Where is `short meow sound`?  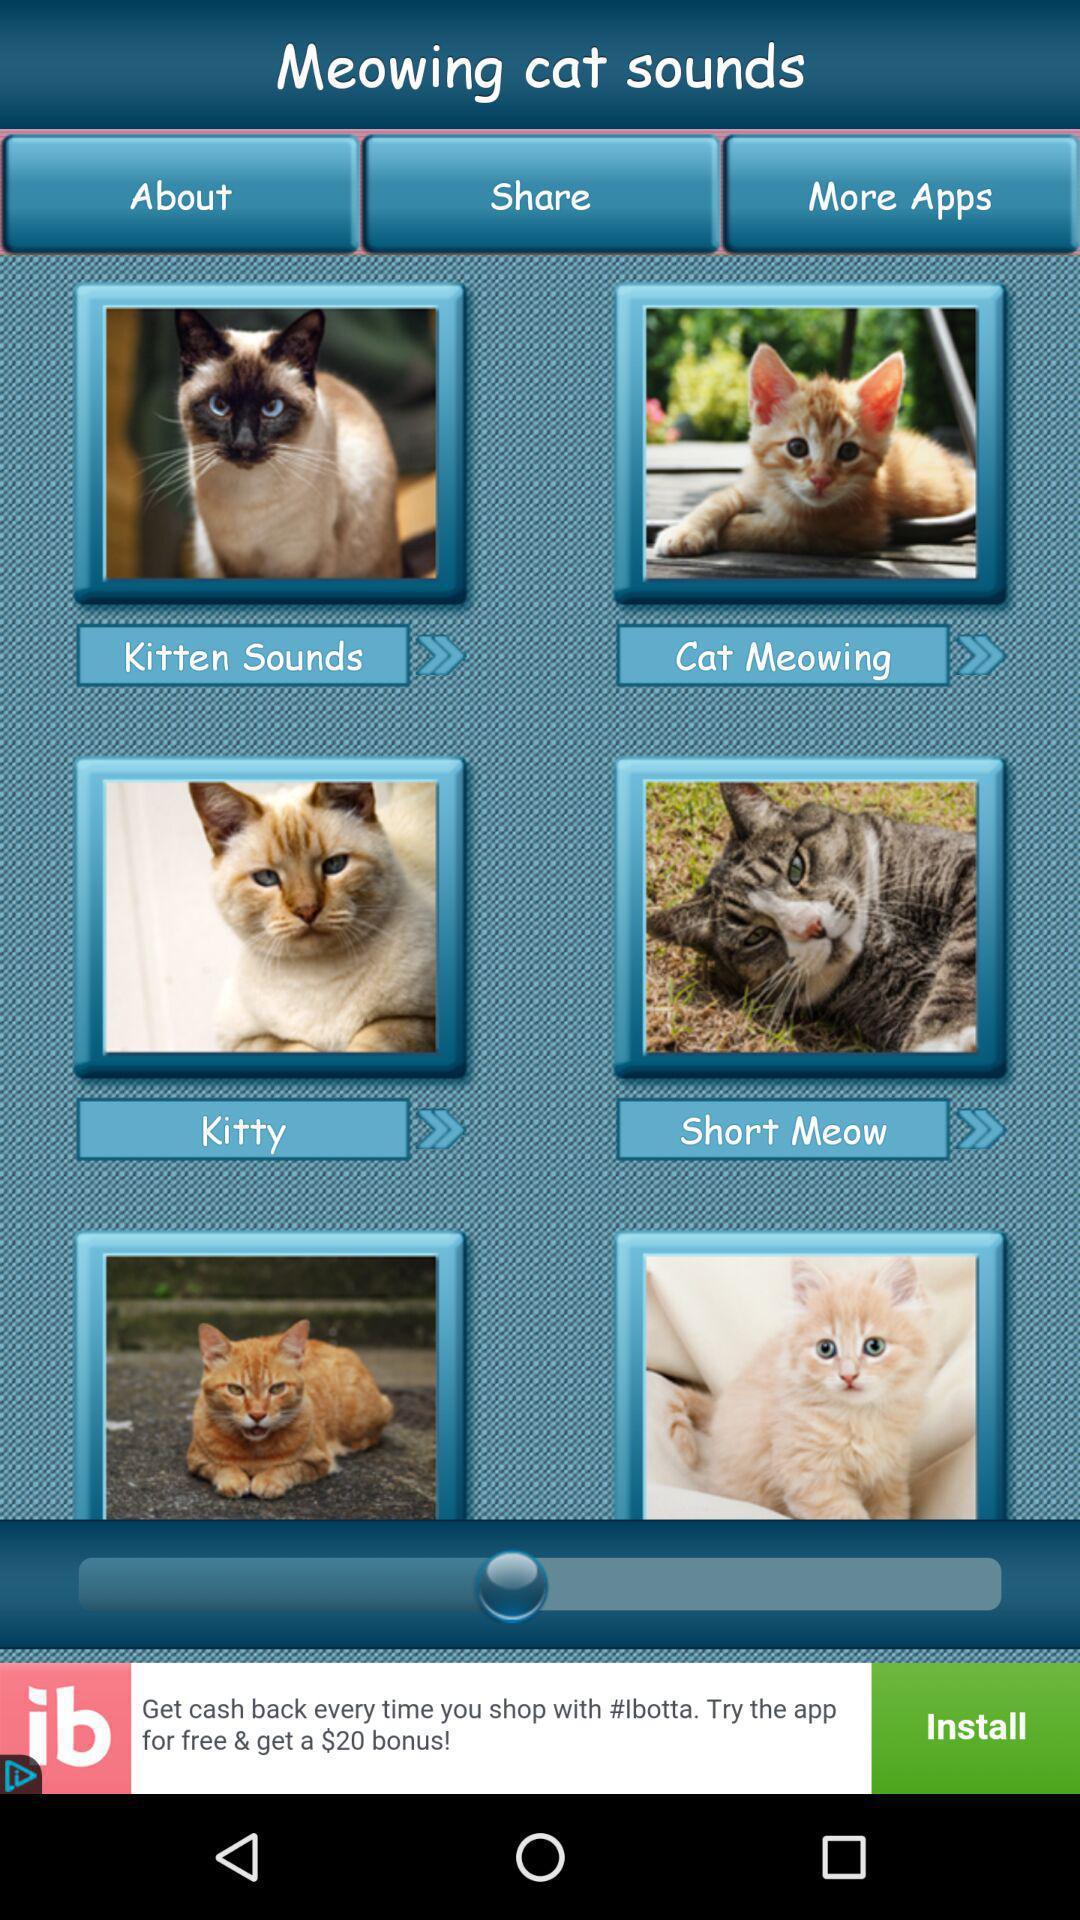
short meow sound is located at coordinates (979, 1128).